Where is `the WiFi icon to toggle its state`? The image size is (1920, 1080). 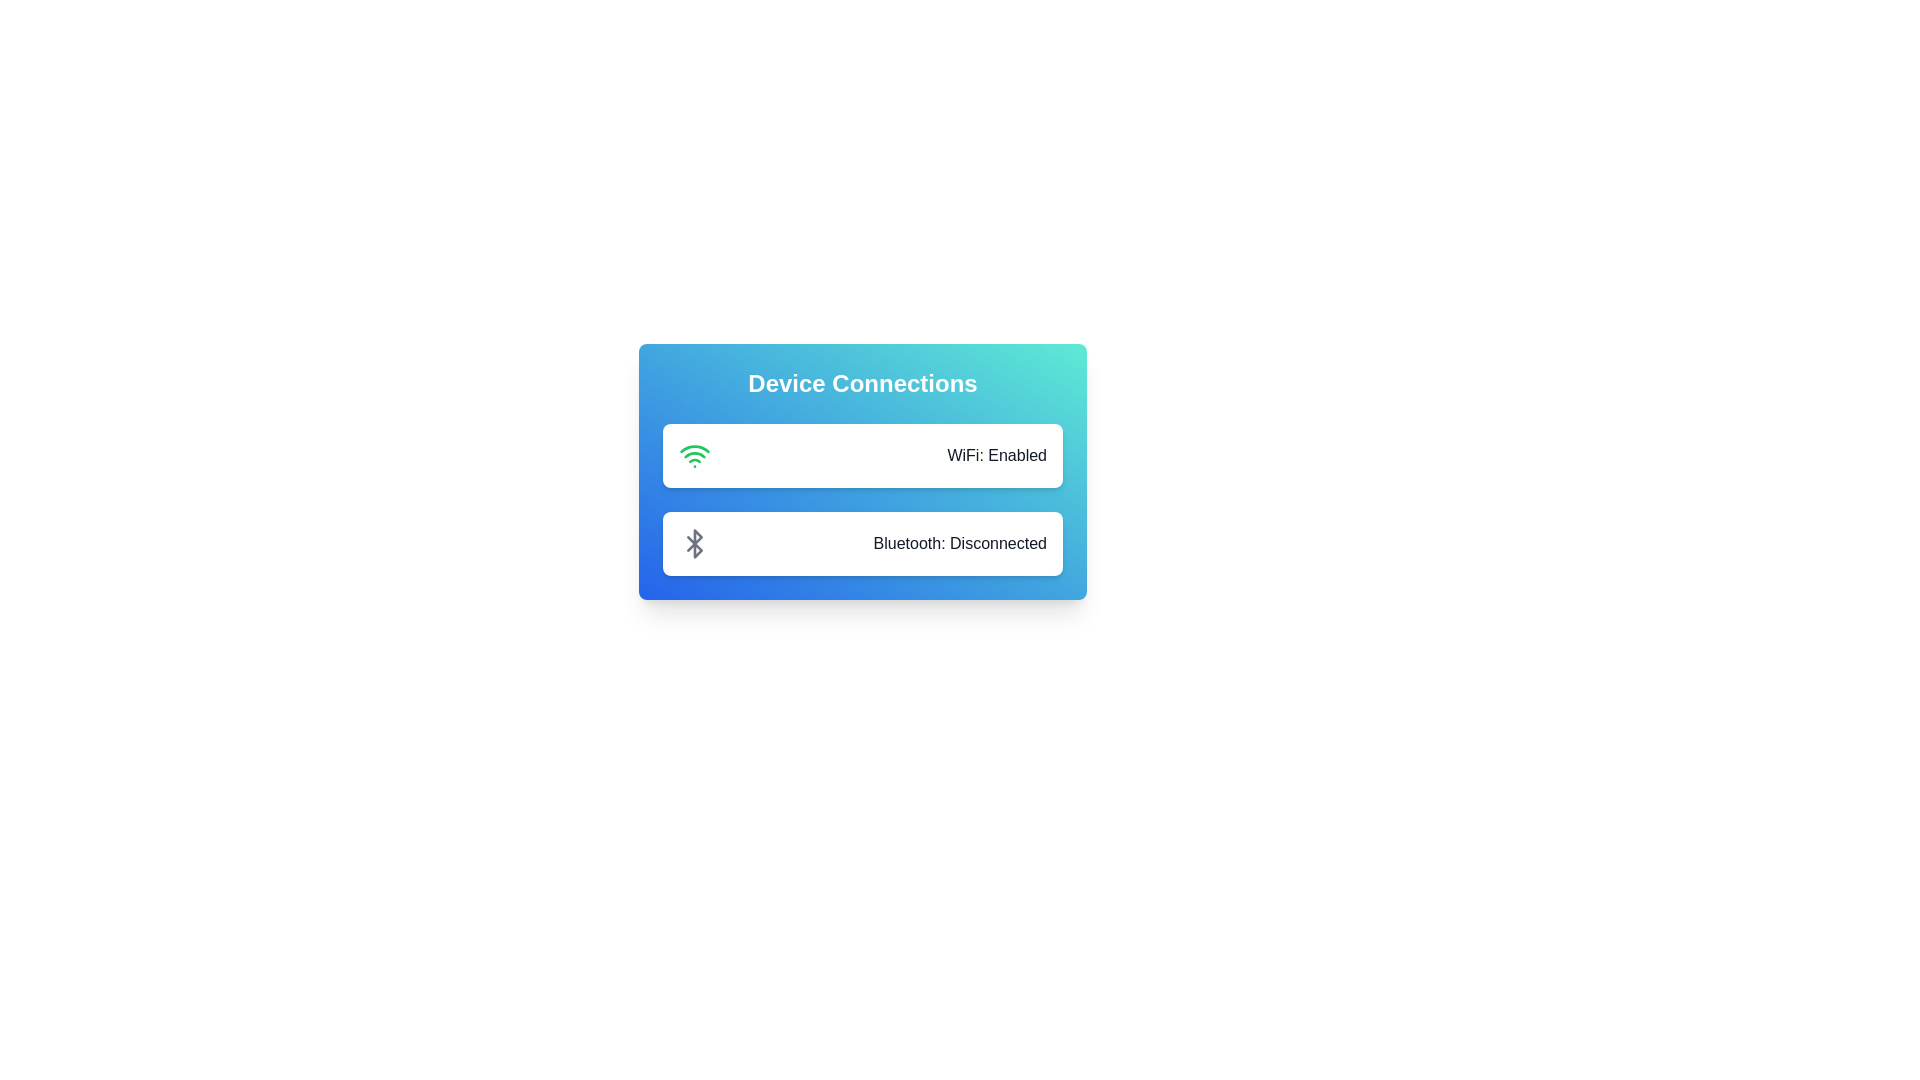 the WiFi icon to toggle its state is located at coordinates (695, 455).